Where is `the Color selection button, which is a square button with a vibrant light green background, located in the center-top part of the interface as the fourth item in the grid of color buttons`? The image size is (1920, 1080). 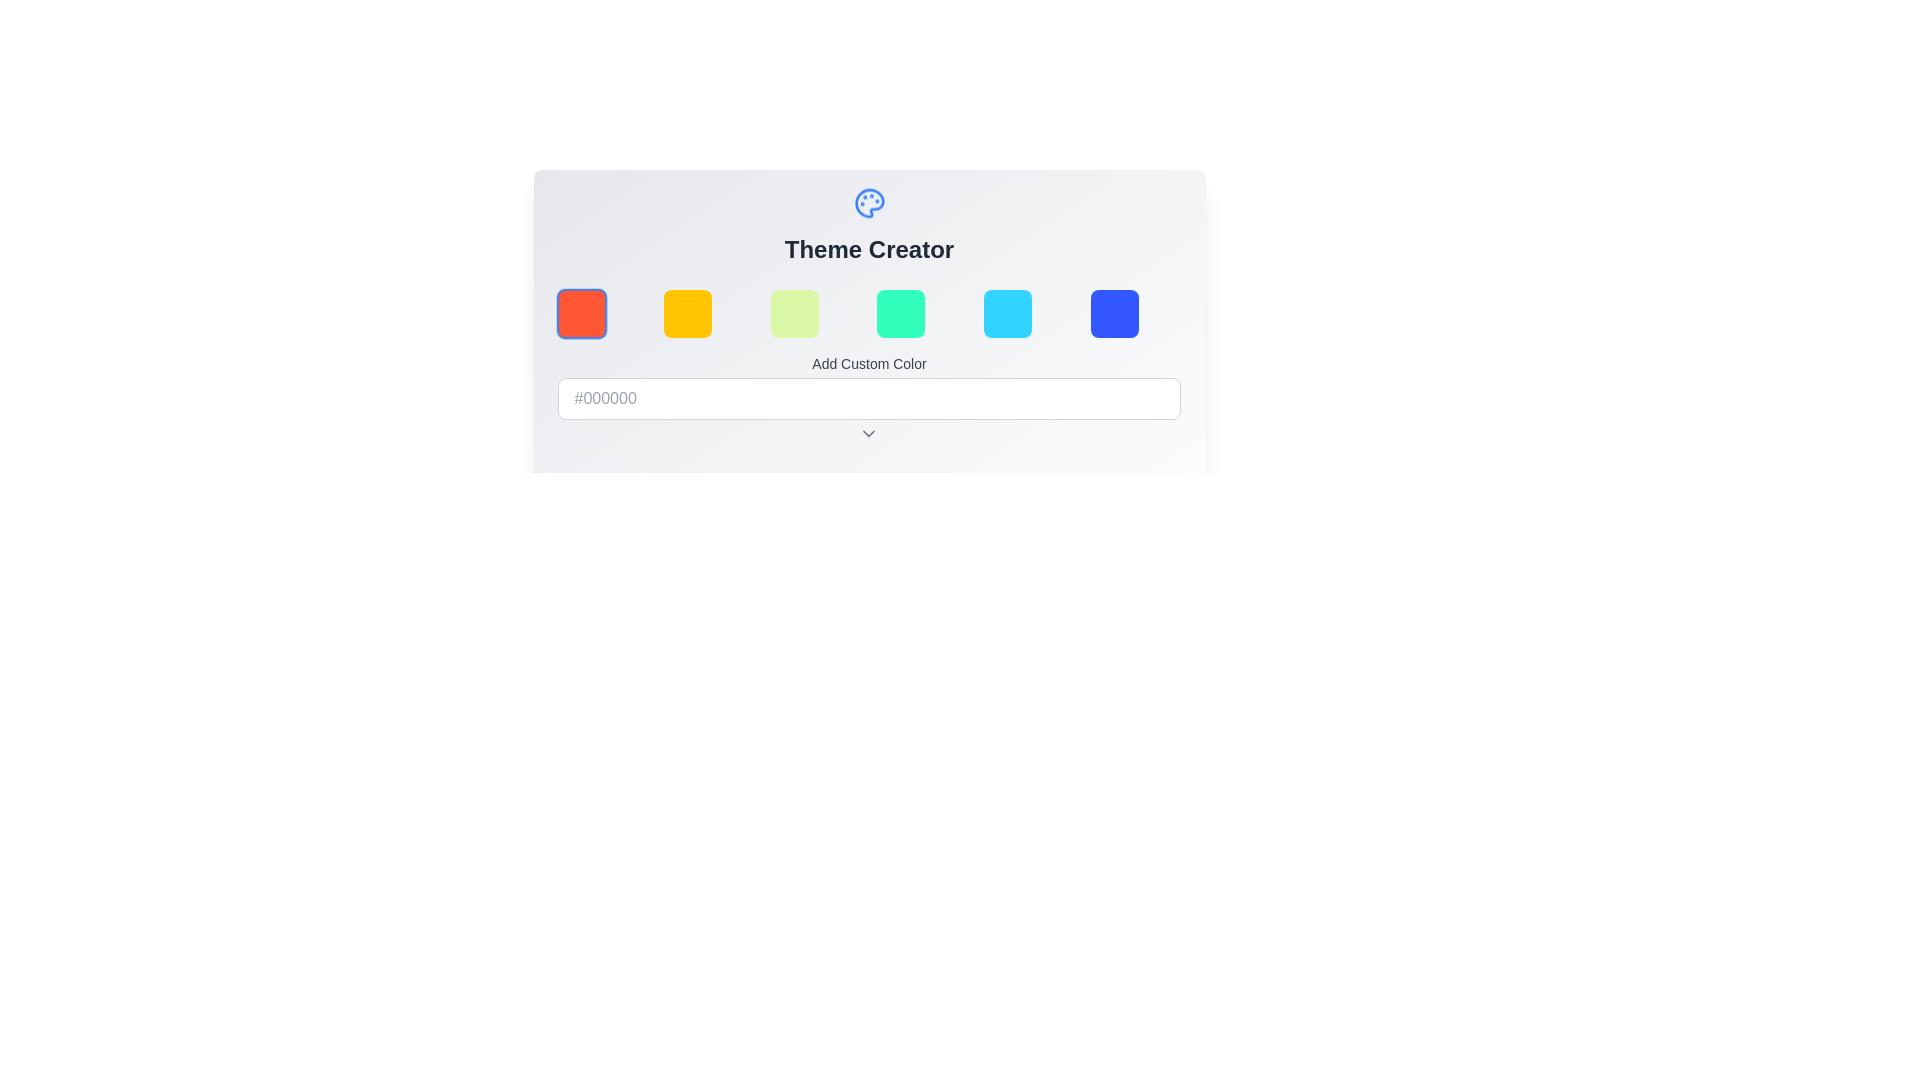
the Color selection button, which is a square button with a vibrant light green background, located in the center-top part of the interface as the fourth item in the grid of color buttons is located at coordinates (900, 313).